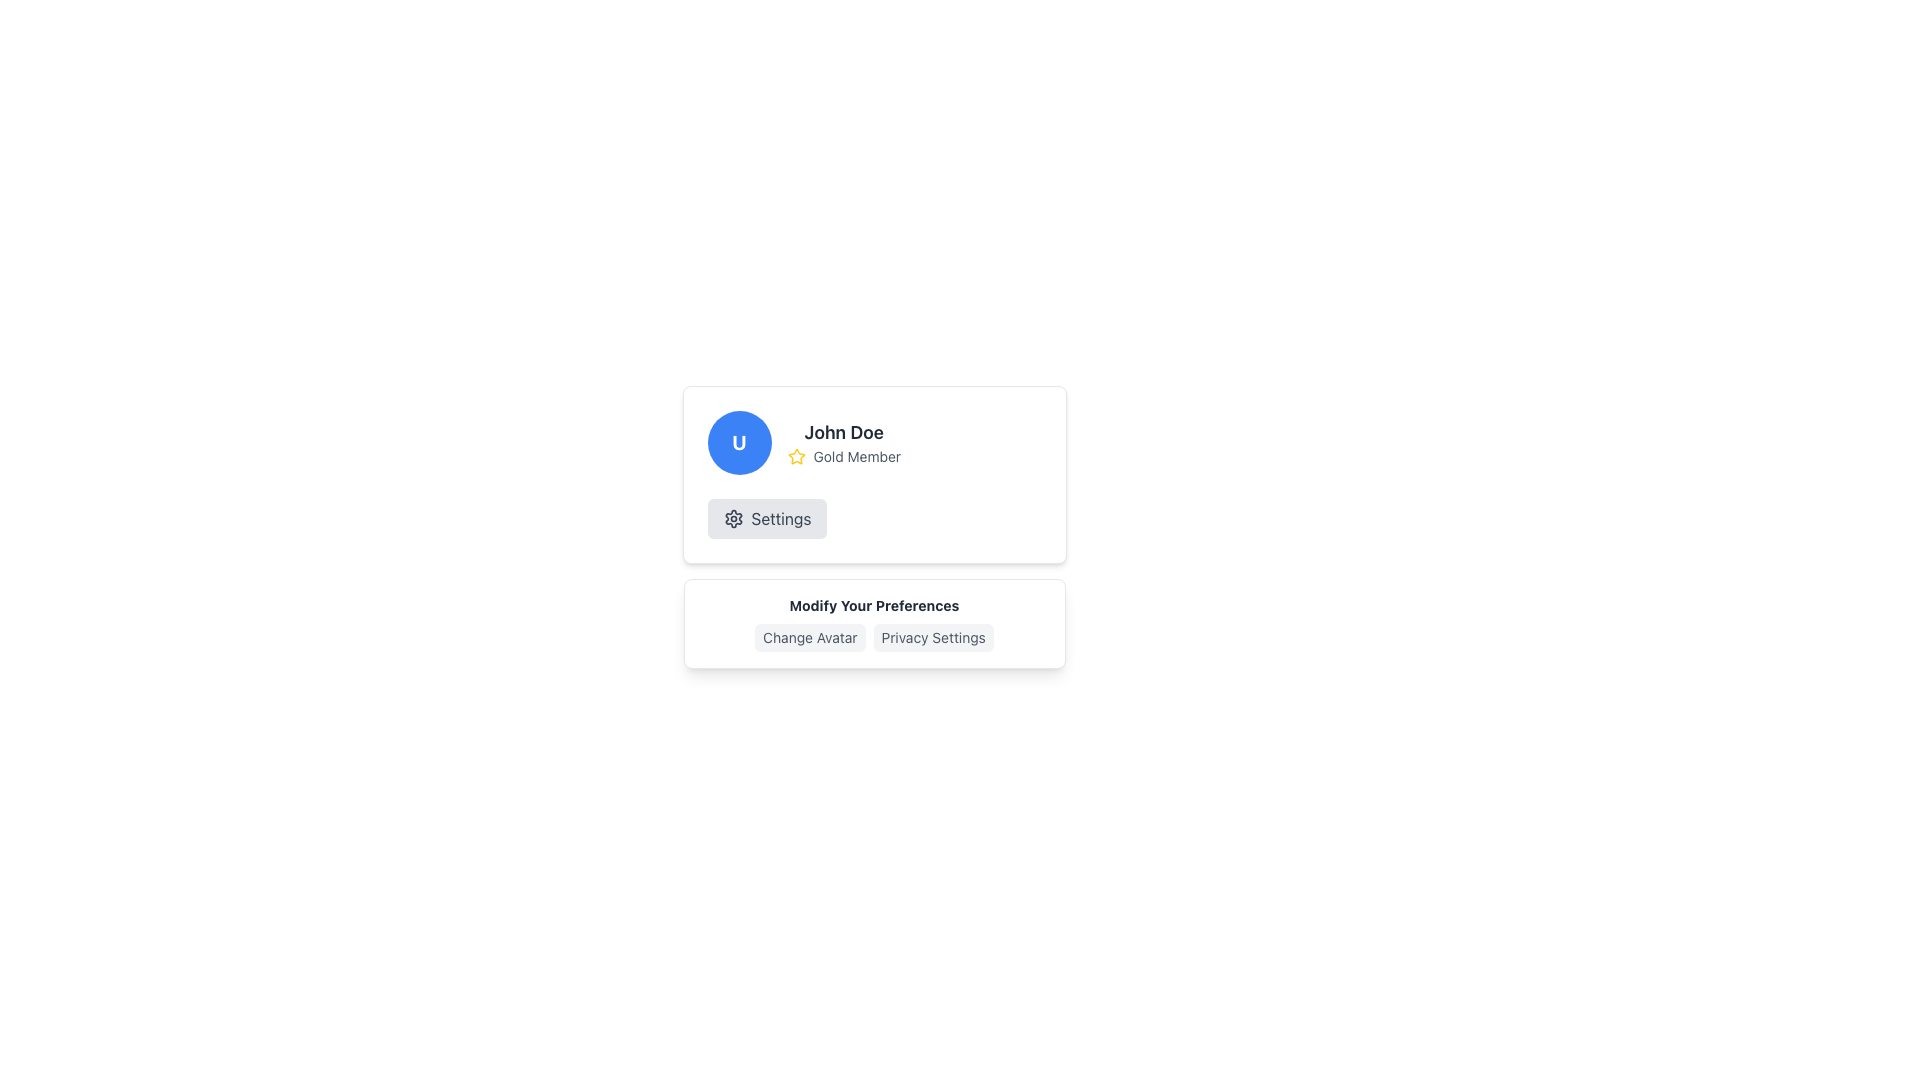 The image size is (1920, 1080). Describe the element at coordinates (857, 456) in the screenshot. I see `the 'Gold Member' status label, which is positioned to the right of a yellow star icon and below the name 'John Doe'` at that location.